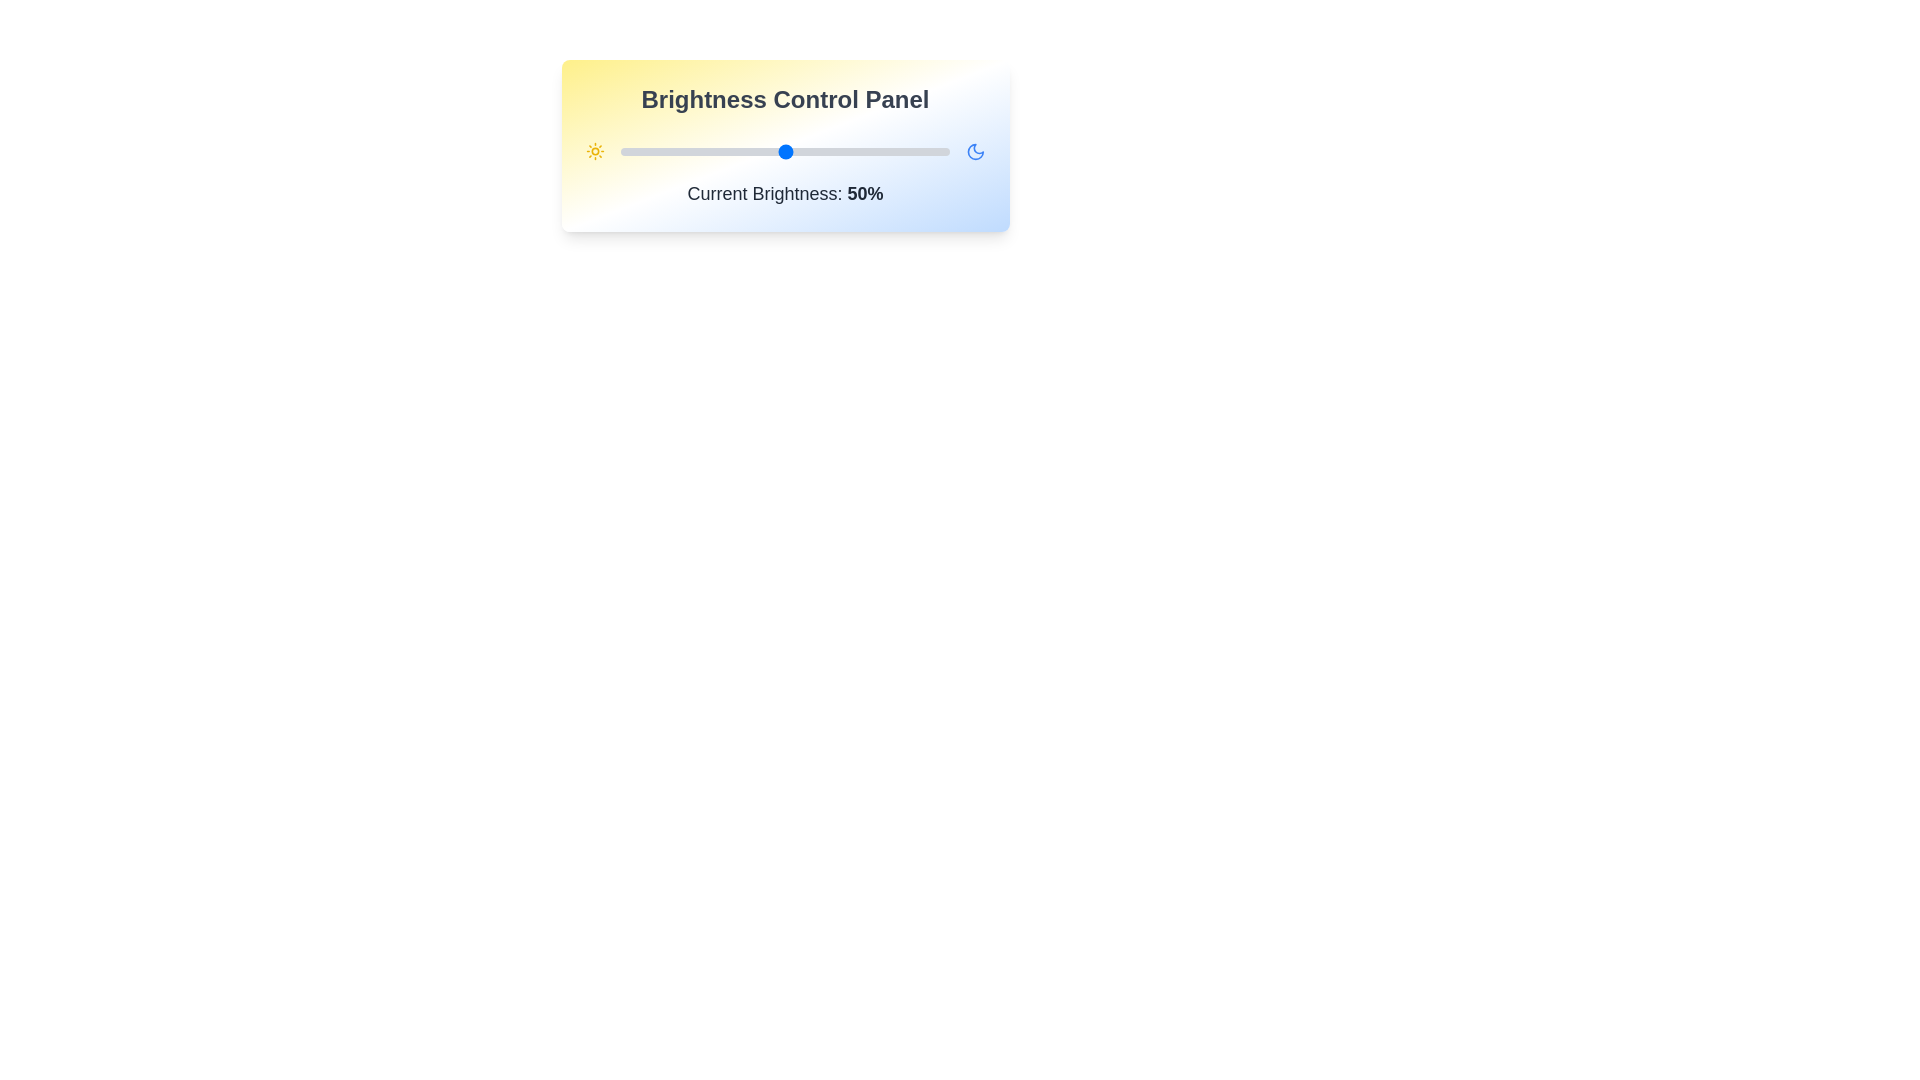 This screenshot has height=1080, width=1920. What do you see at coordinates (975, 150) in the screenshot?
I see `the blue crescent moon icon located on the far right side of the brightness control panel` at bounding box center [975, 150].